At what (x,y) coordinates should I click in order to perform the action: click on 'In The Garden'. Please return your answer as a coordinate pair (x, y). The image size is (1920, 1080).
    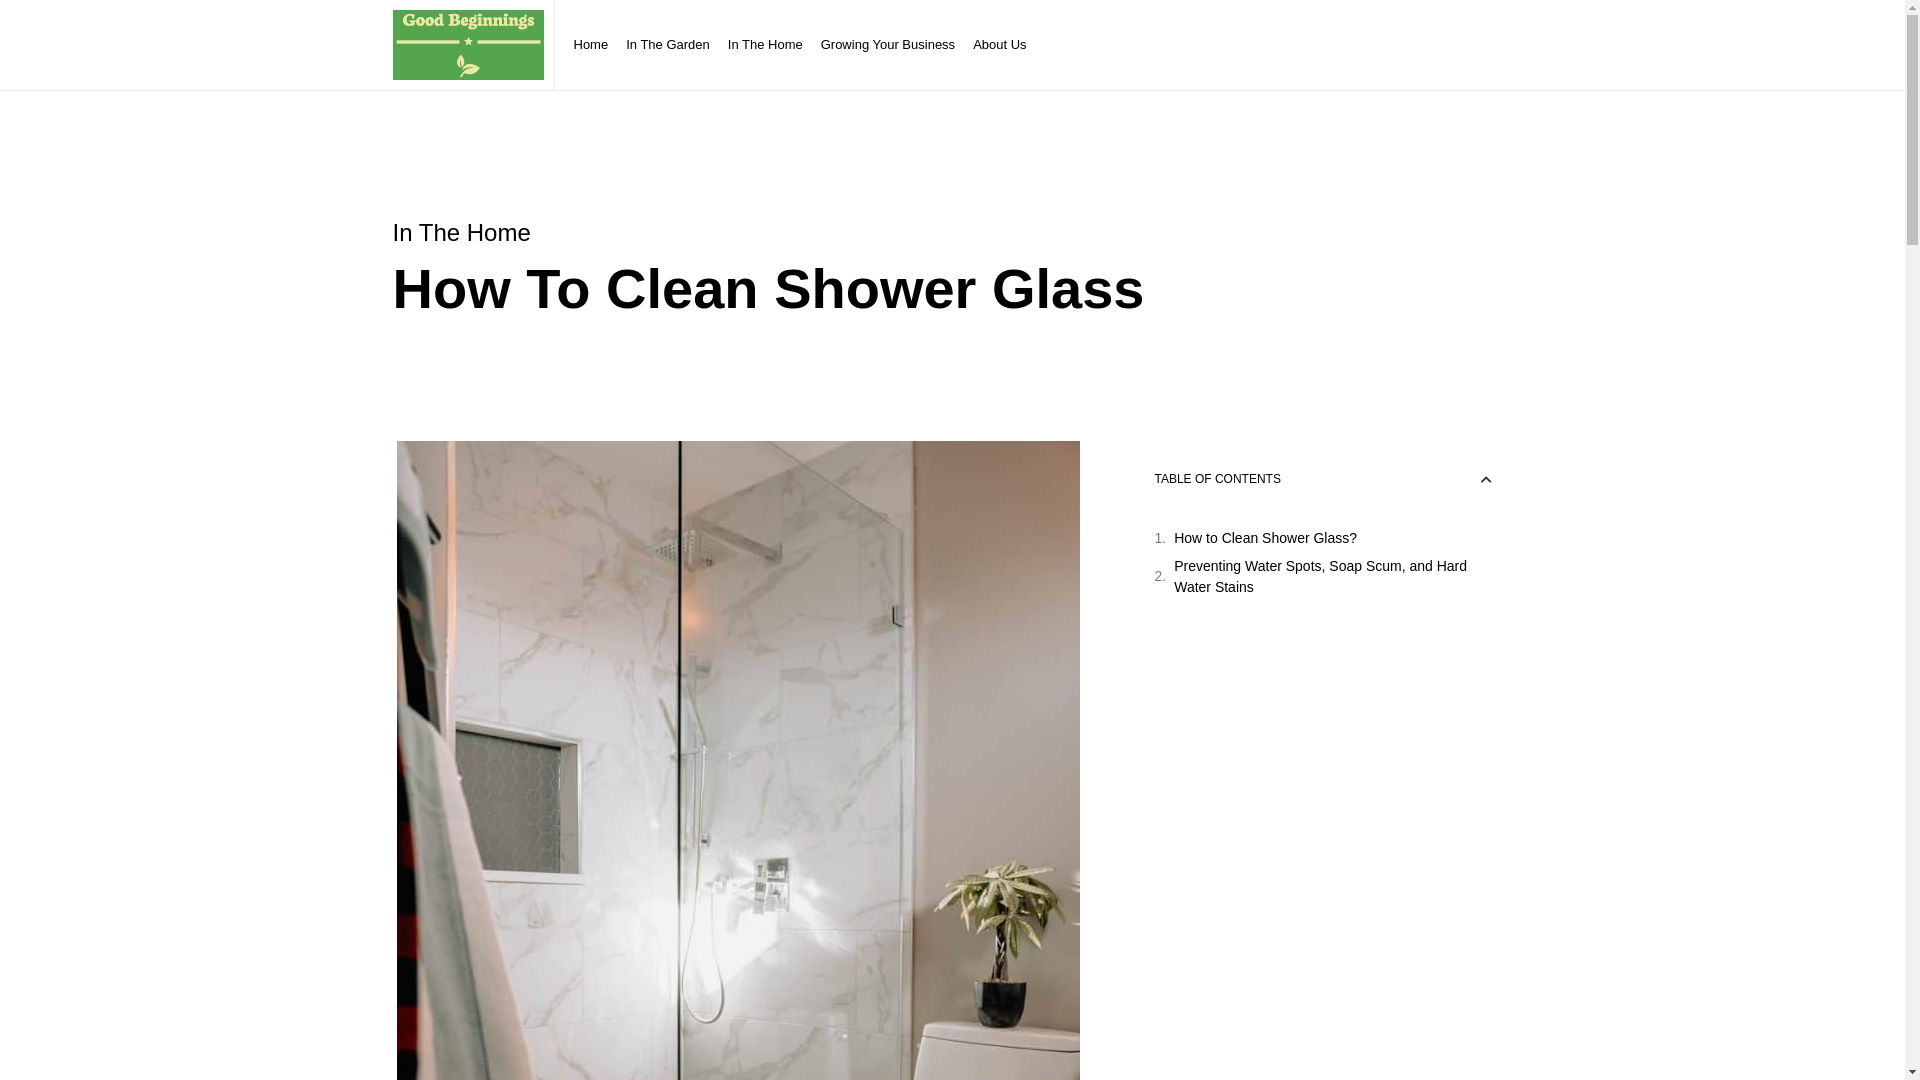
    Looking at the image, I should click on (616, 45).